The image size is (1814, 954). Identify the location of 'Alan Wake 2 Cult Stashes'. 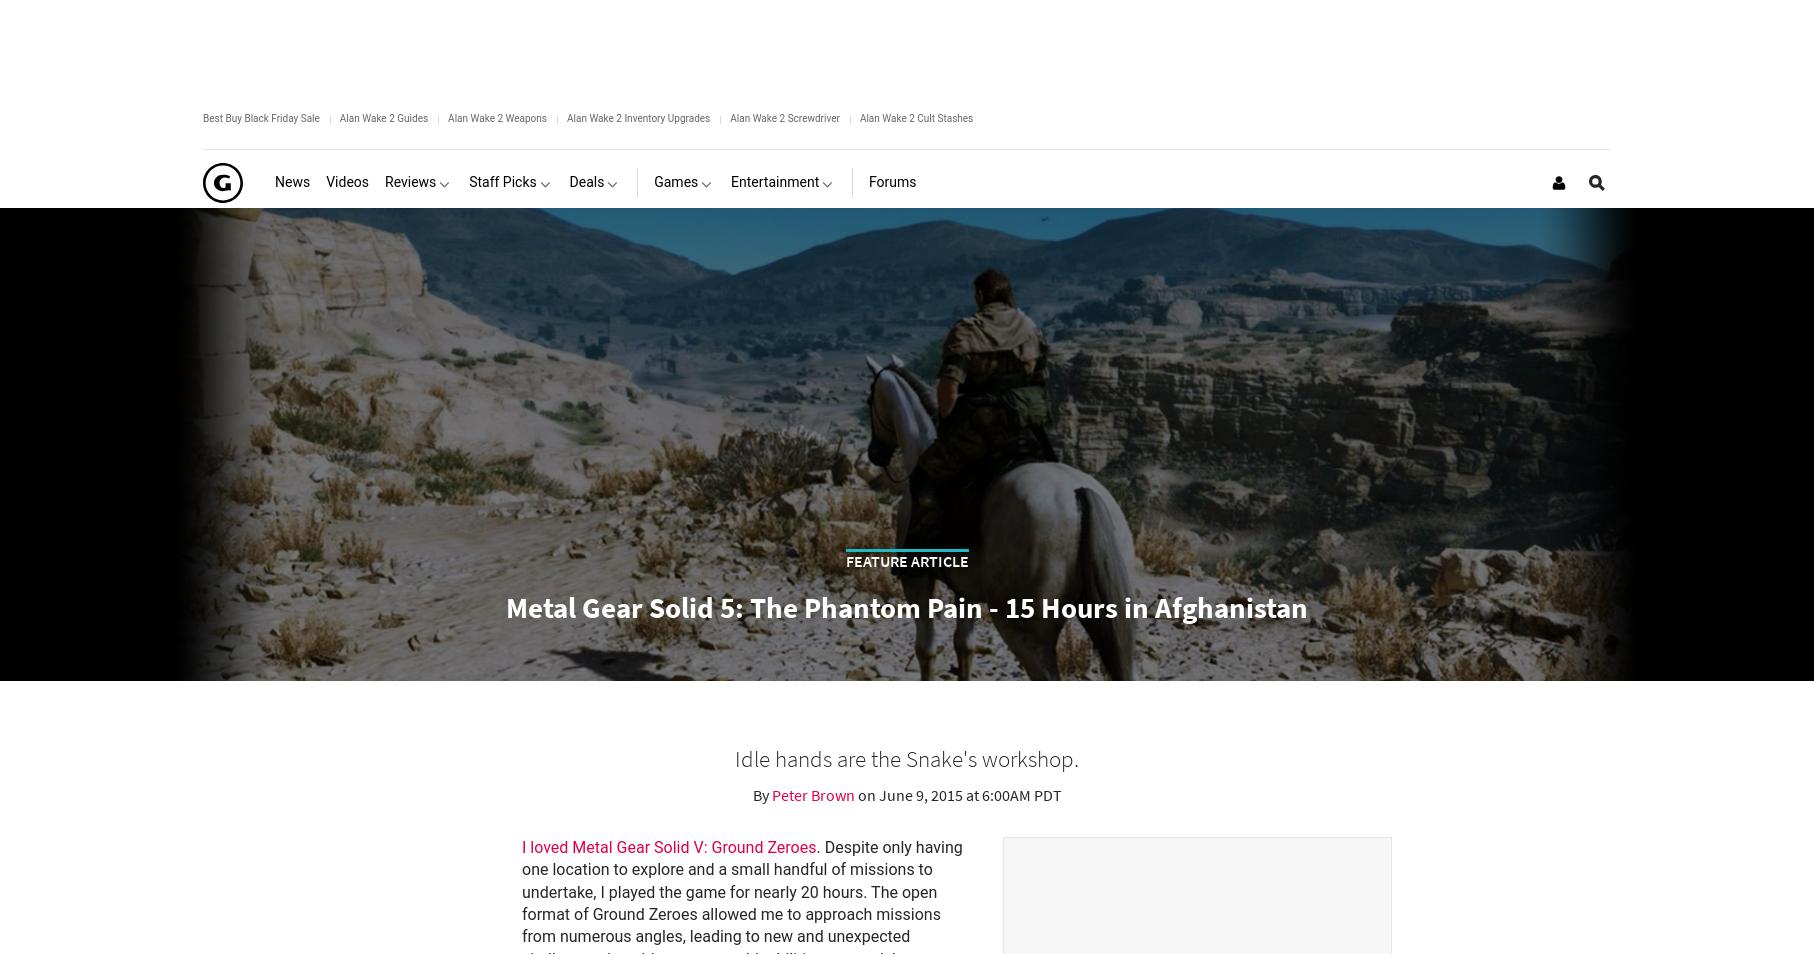
(916, 117).